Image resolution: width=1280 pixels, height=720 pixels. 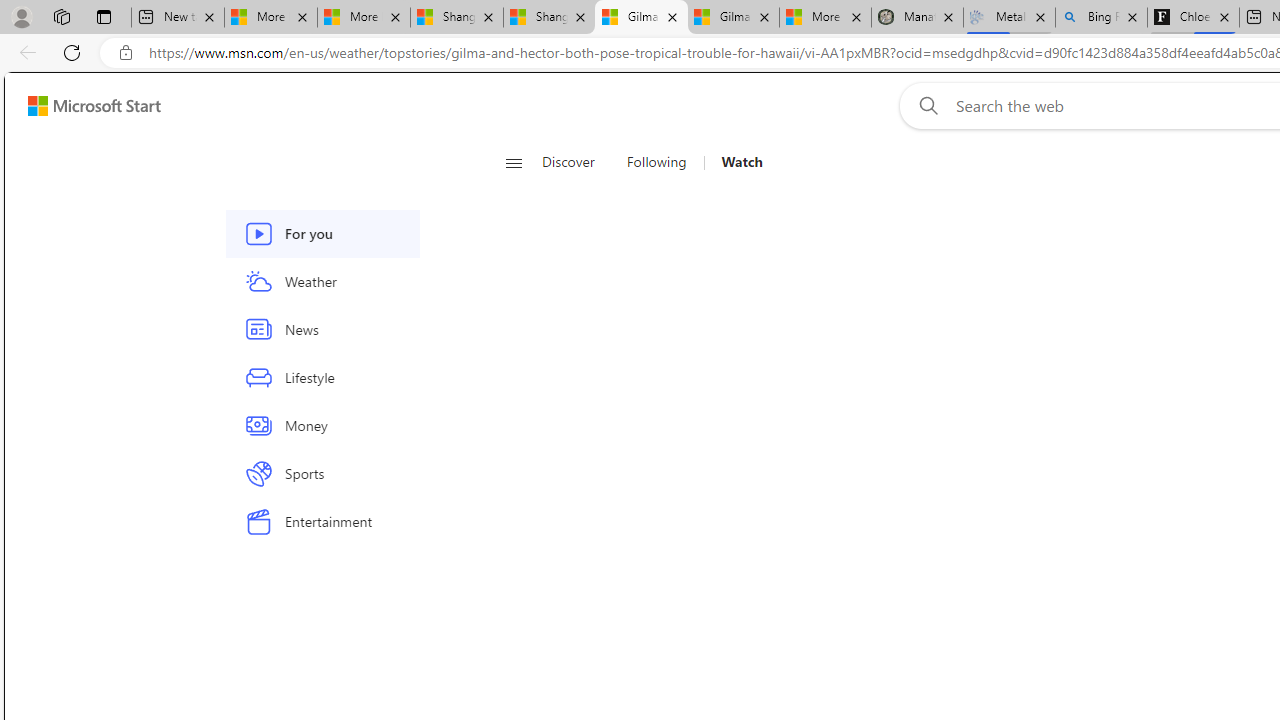 I want to click on 'Watch', so click(x=741, y=162).